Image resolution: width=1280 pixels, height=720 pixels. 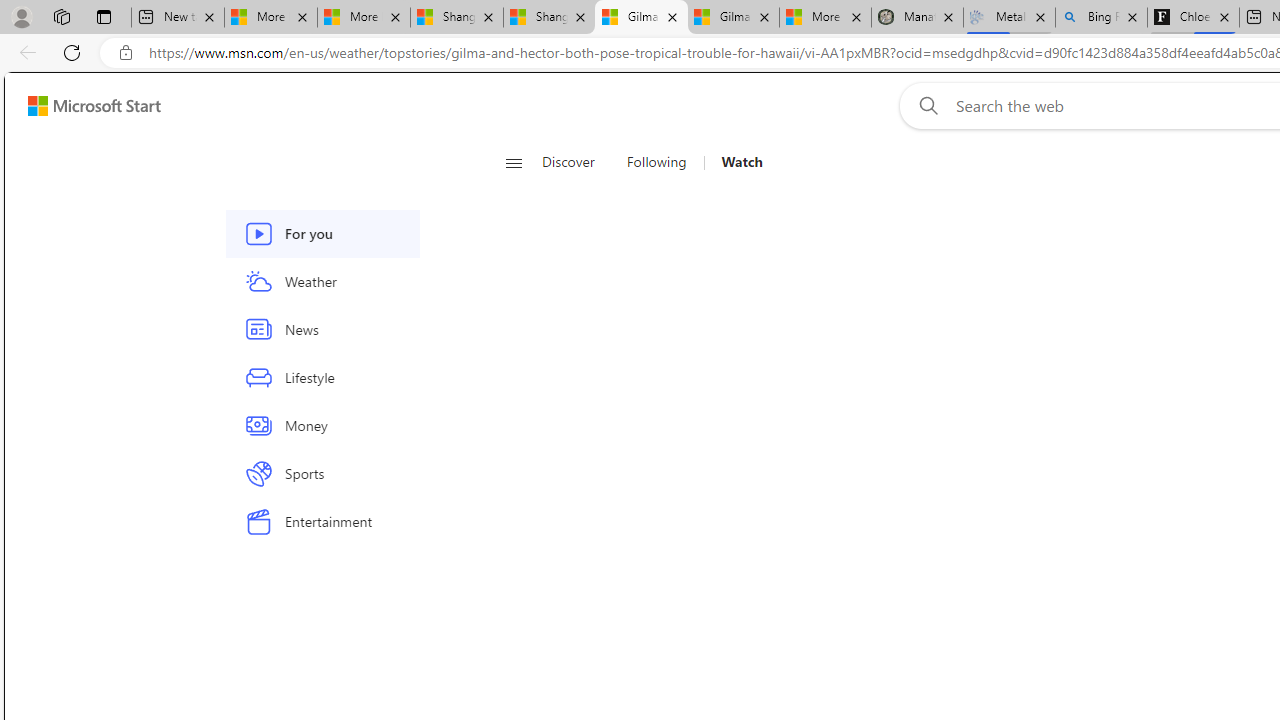 I want to click on 'Watch', so click(x=741, y=162).